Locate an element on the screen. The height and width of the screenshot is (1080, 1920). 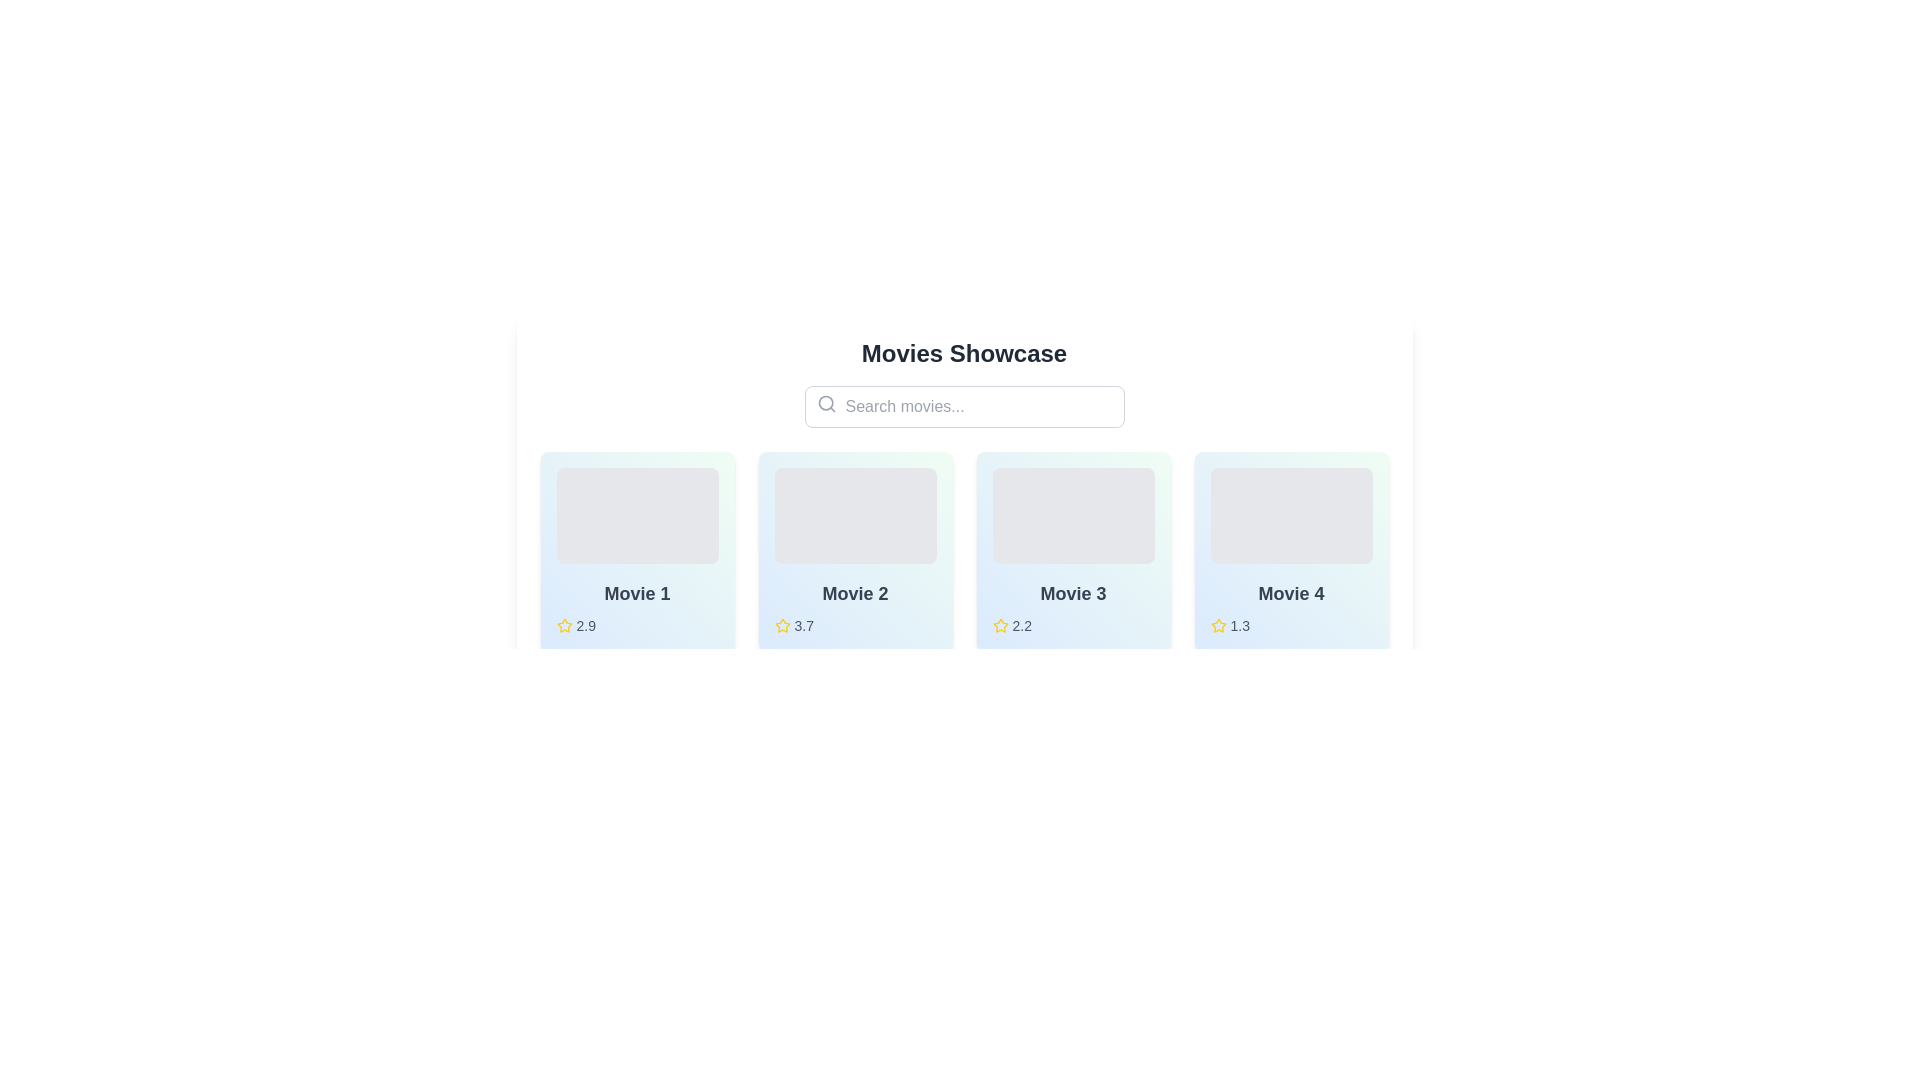
the Information Card displaying 'Movie 3' with a rating of '2.2', located in the third column of the grid layout is located at coordinates (1072, 551).